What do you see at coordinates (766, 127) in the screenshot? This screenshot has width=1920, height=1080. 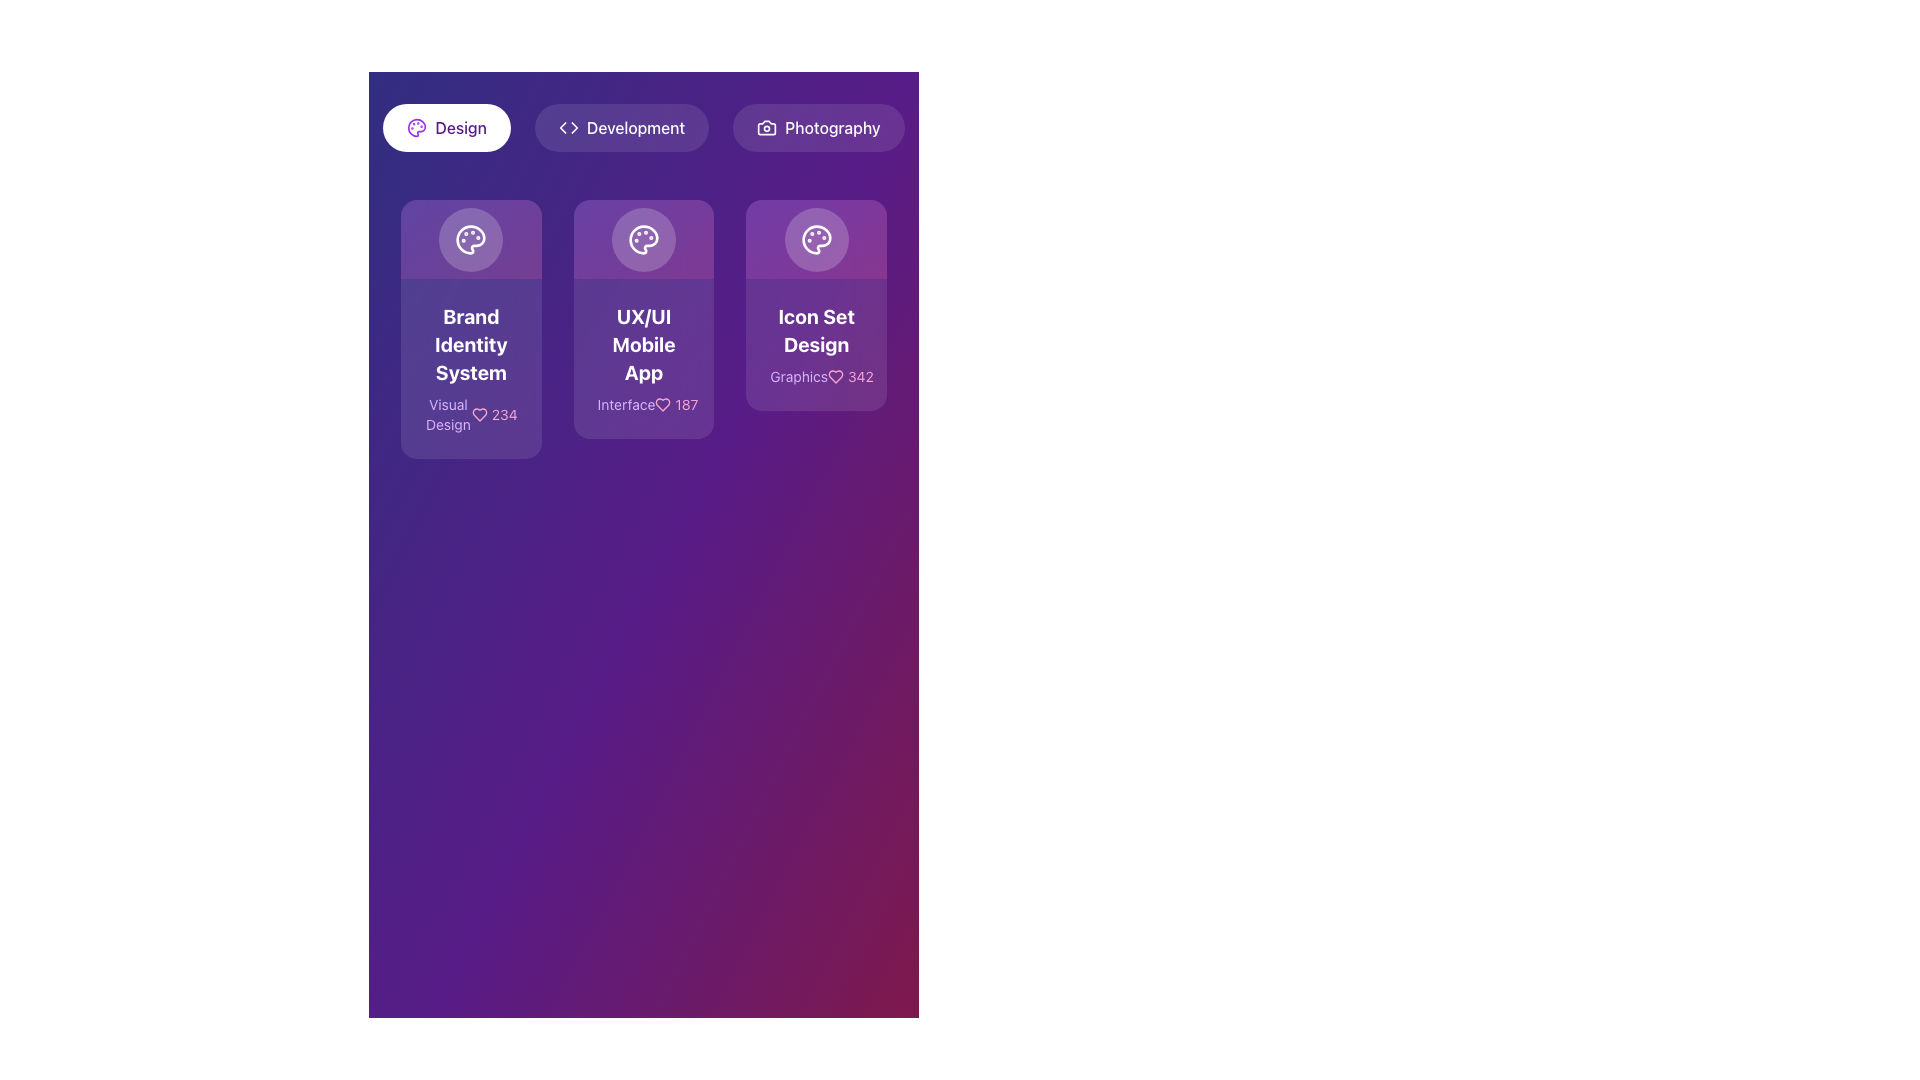 I see `the camera icon located to the left of the 'Photography' button, which is styled in white against a dark background` at bounding box center [766, 127].